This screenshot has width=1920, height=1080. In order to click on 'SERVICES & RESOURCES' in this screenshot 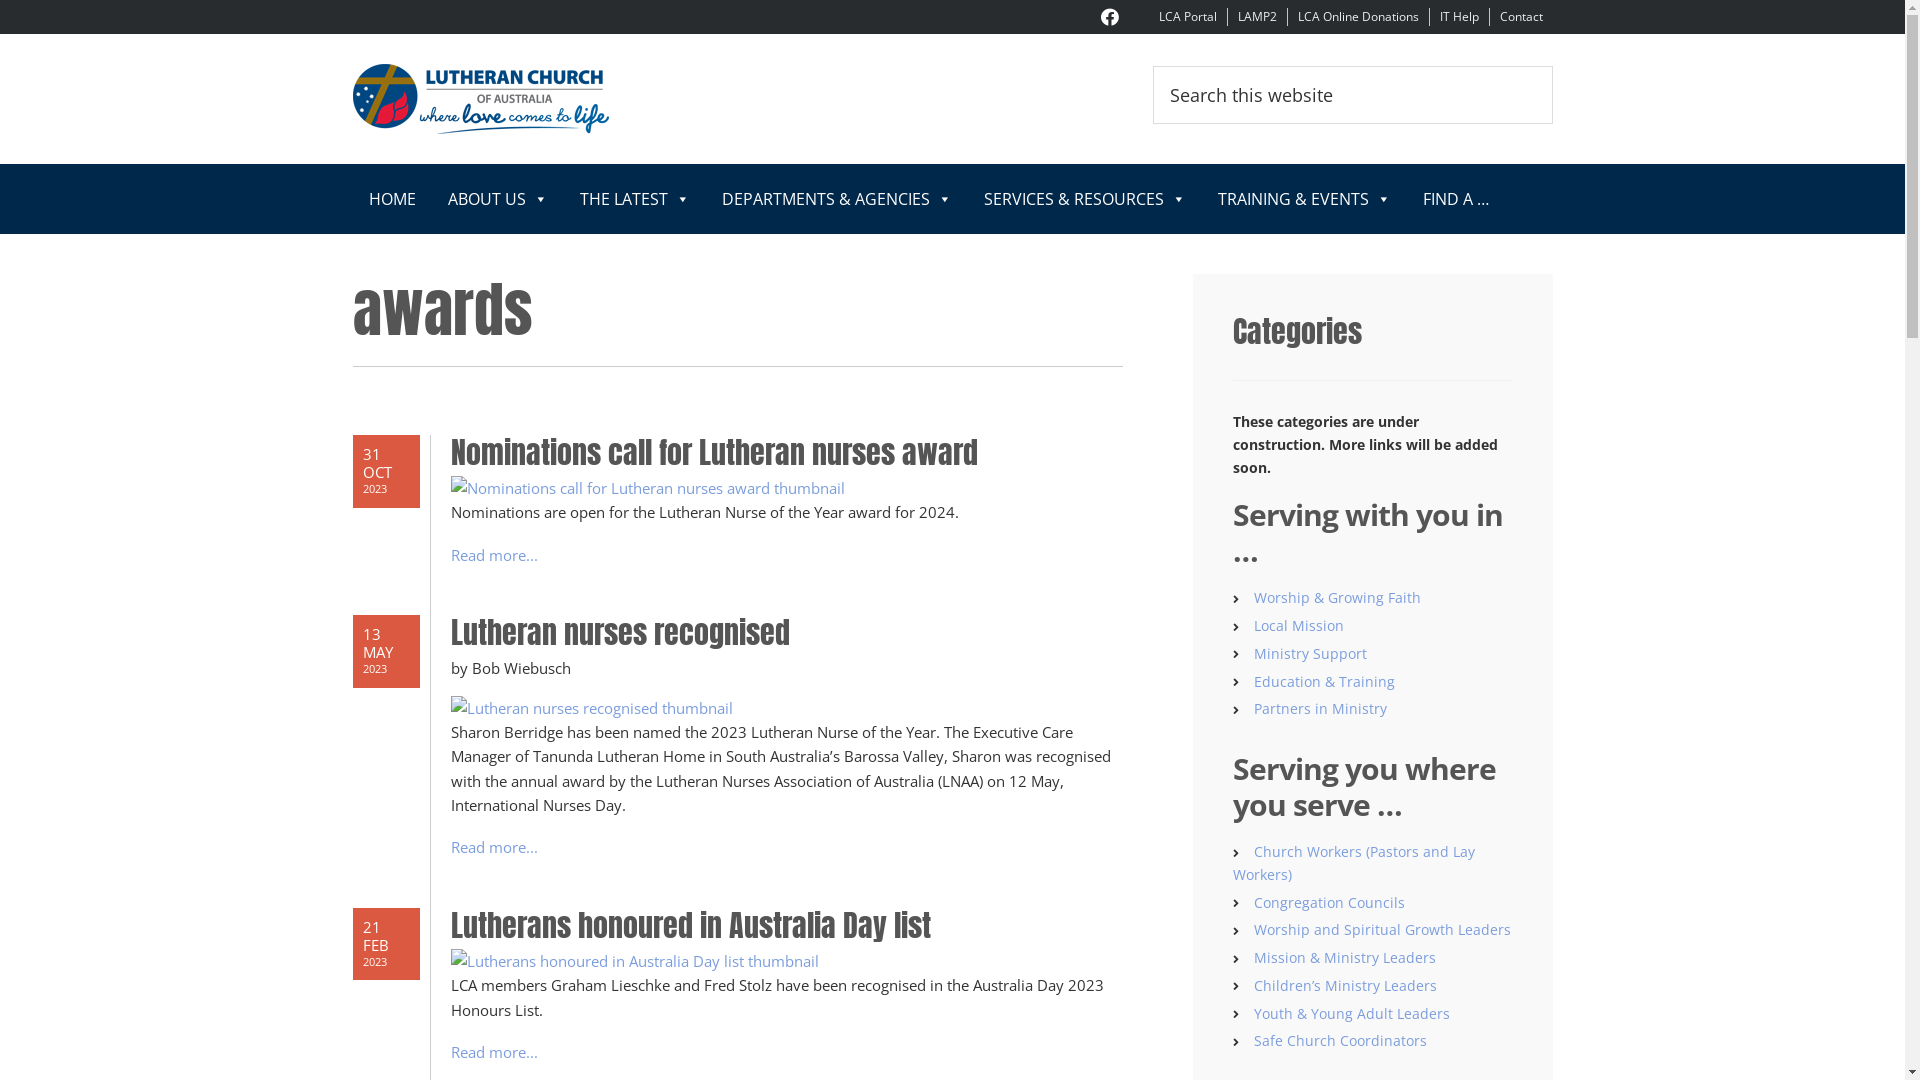, I will do `click(968, 199)`.